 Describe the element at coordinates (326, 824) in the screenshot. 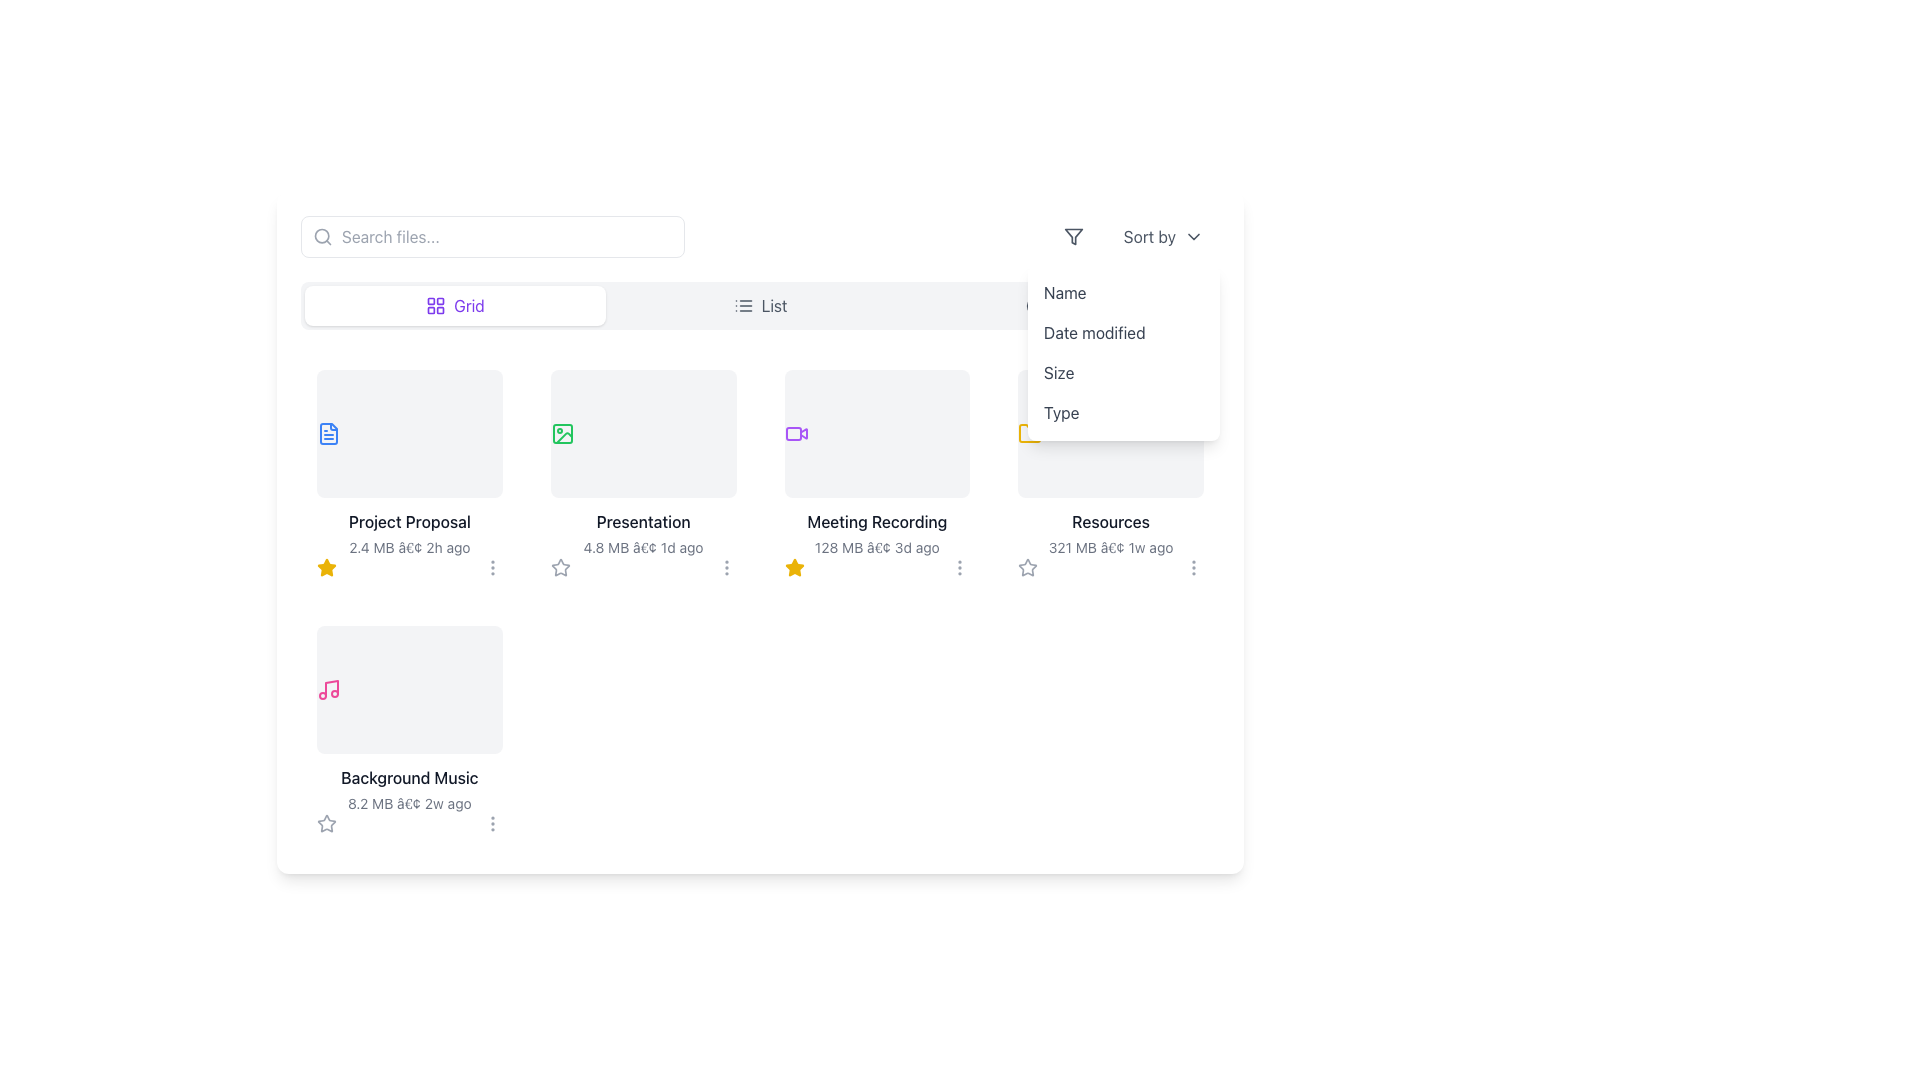

I see `the favorite indicator icon button located below the 'Background Music' file listing, in the second row, as the first element in the horizontal group of interactions` at that location.